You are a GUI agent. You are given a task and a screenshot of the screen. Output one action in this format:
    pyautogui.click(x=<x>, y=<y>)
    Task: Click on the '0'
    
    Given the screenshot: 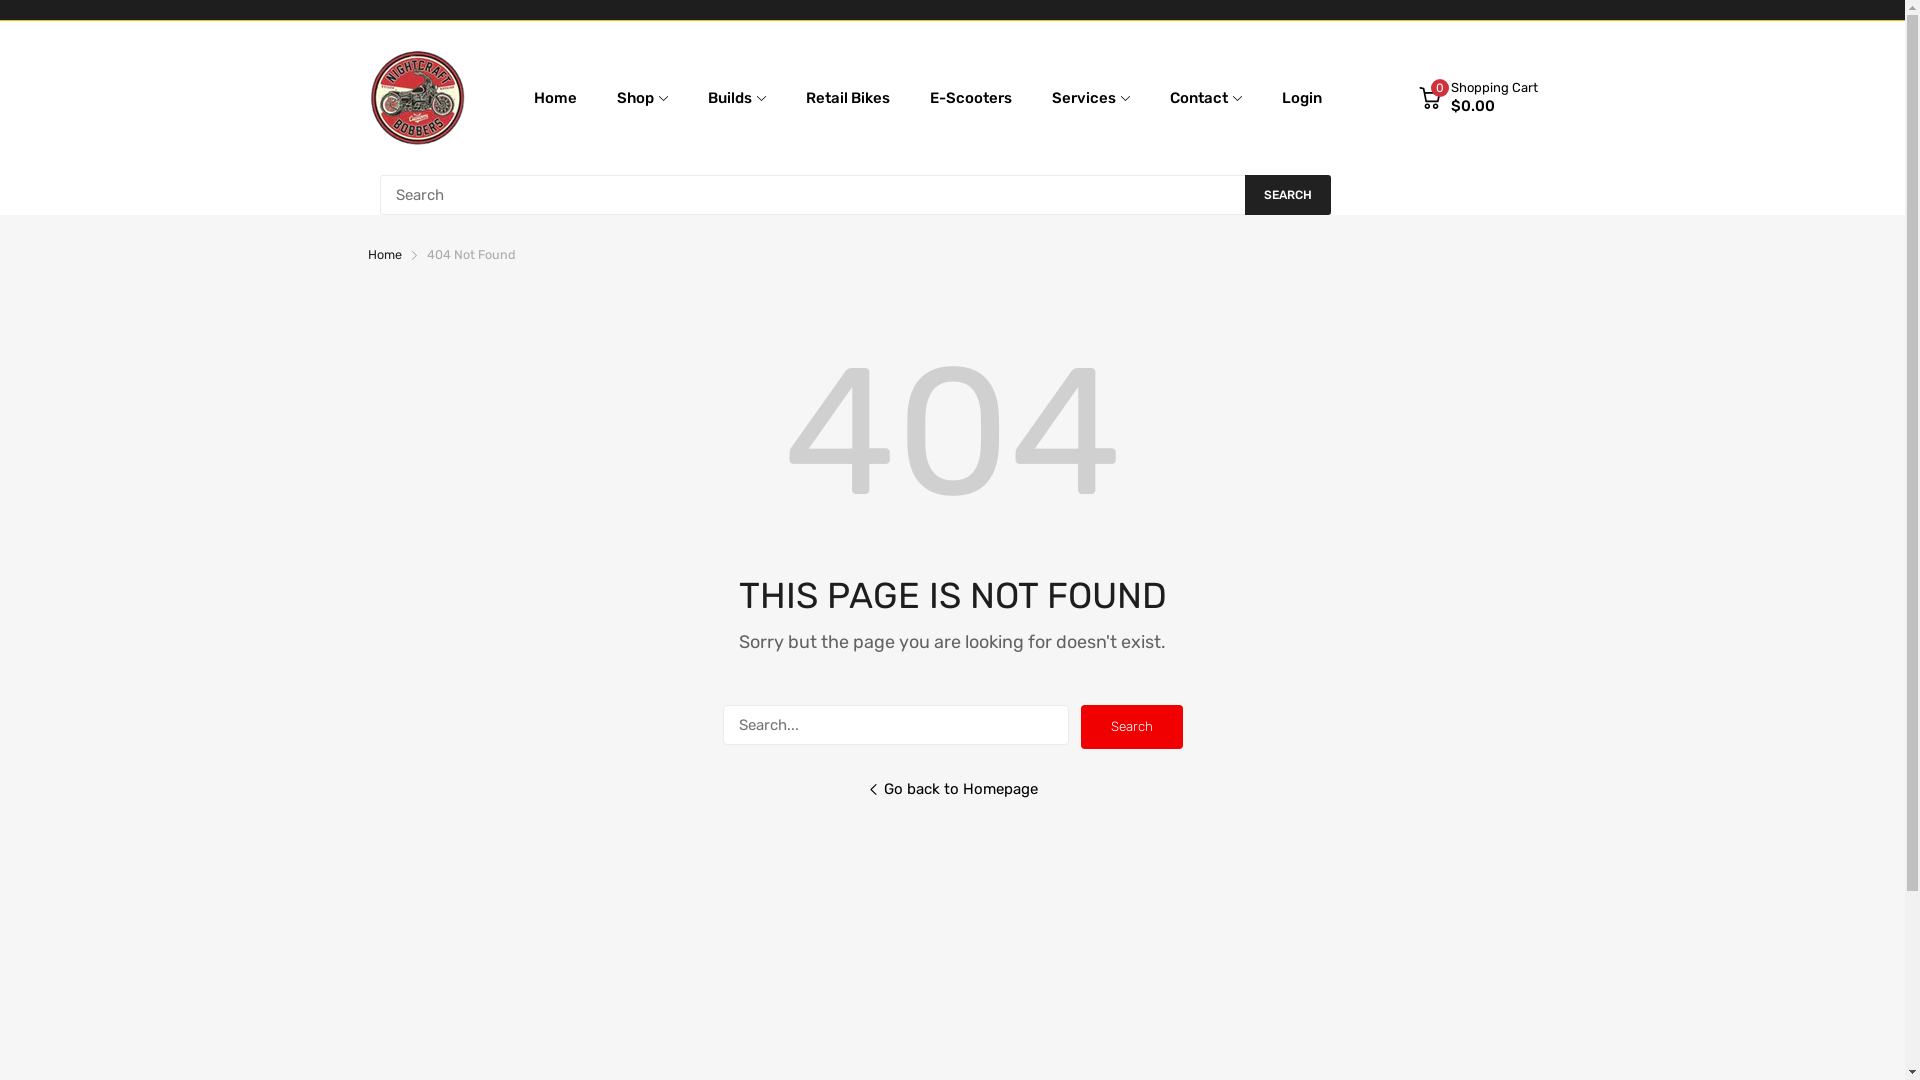 What is the action you would take?
    pyautogui.click(x=1428, y=97)
    